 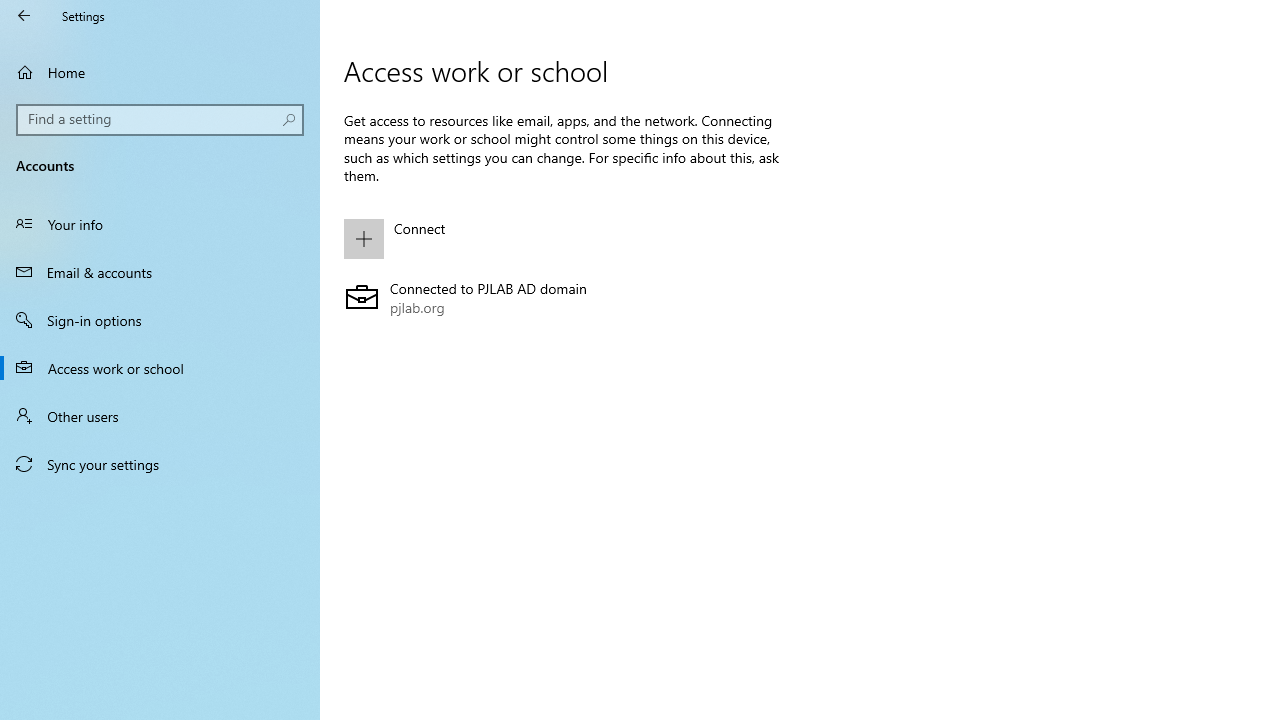 I want to click on 'Home', so click(x=160, y=71).